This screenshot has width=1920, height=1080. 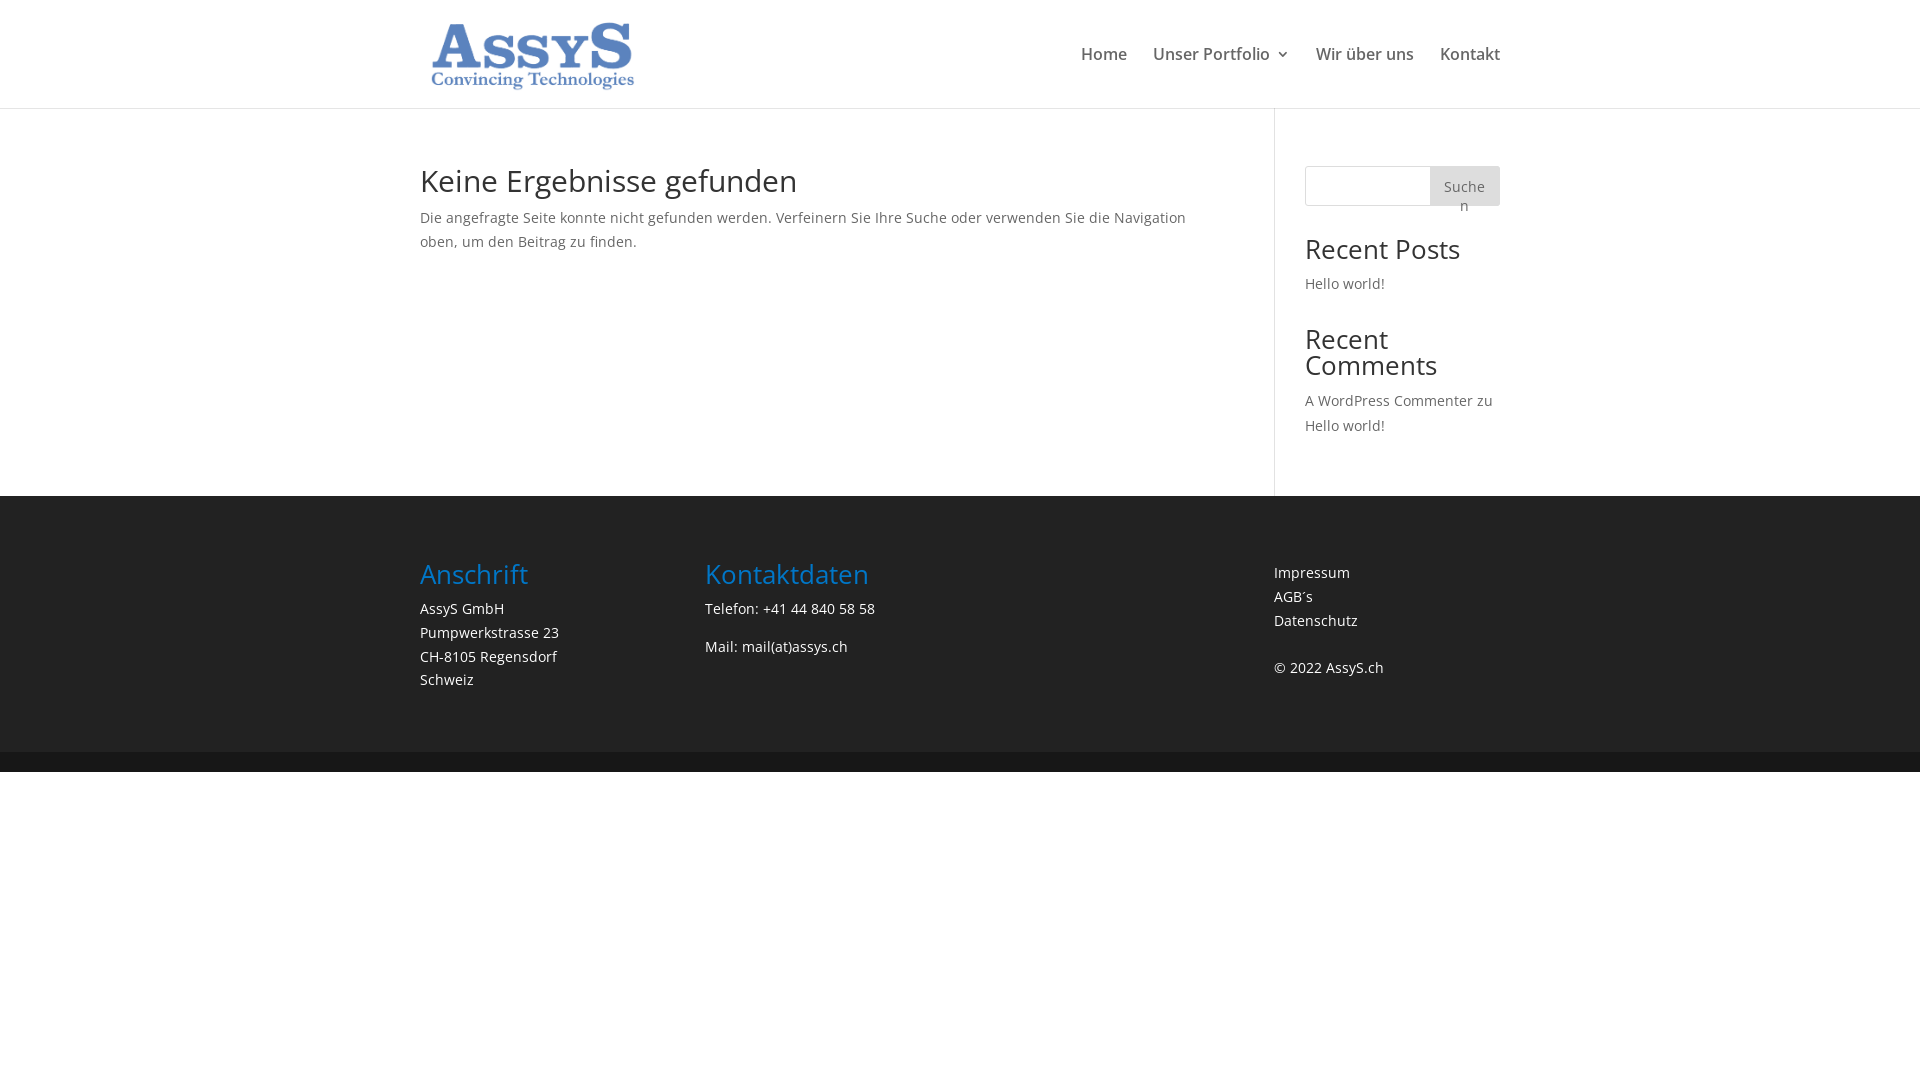 I want to click on 'Kontakt', so click(x=1469, y=76).